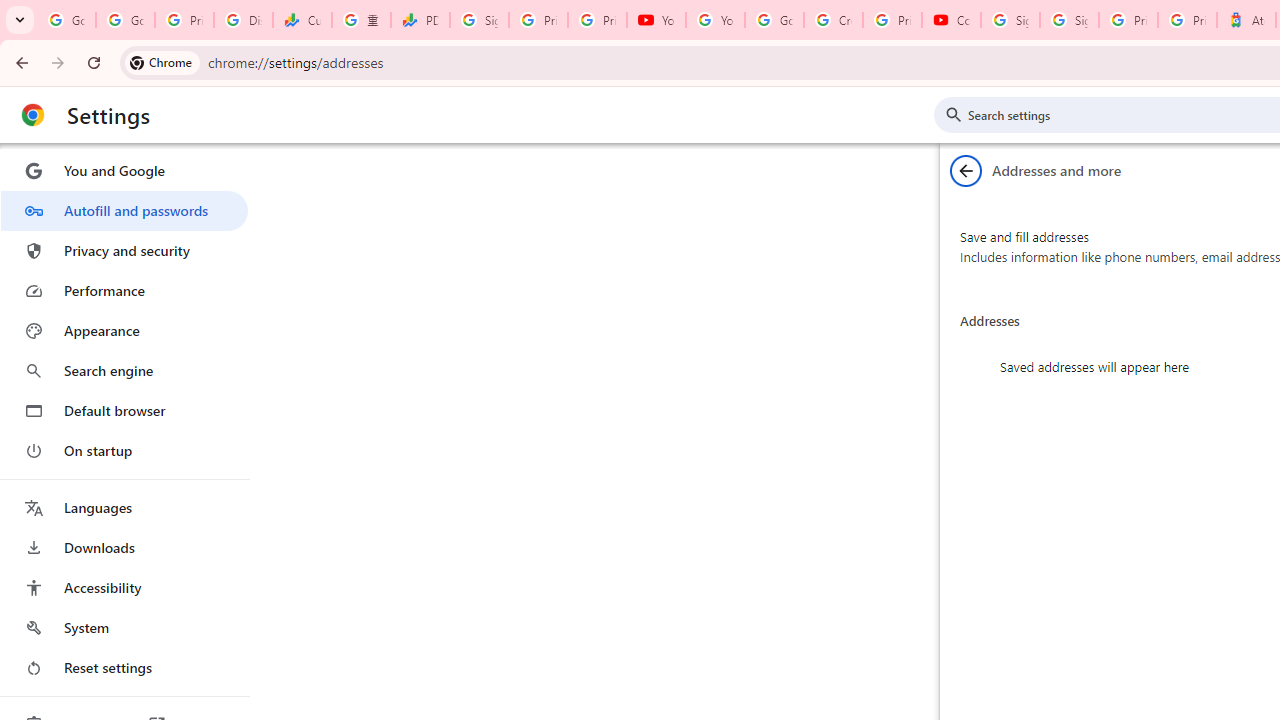  Describe the element at coordinates (123, 451) in the screenshot. I see `'On startup'` at that location.